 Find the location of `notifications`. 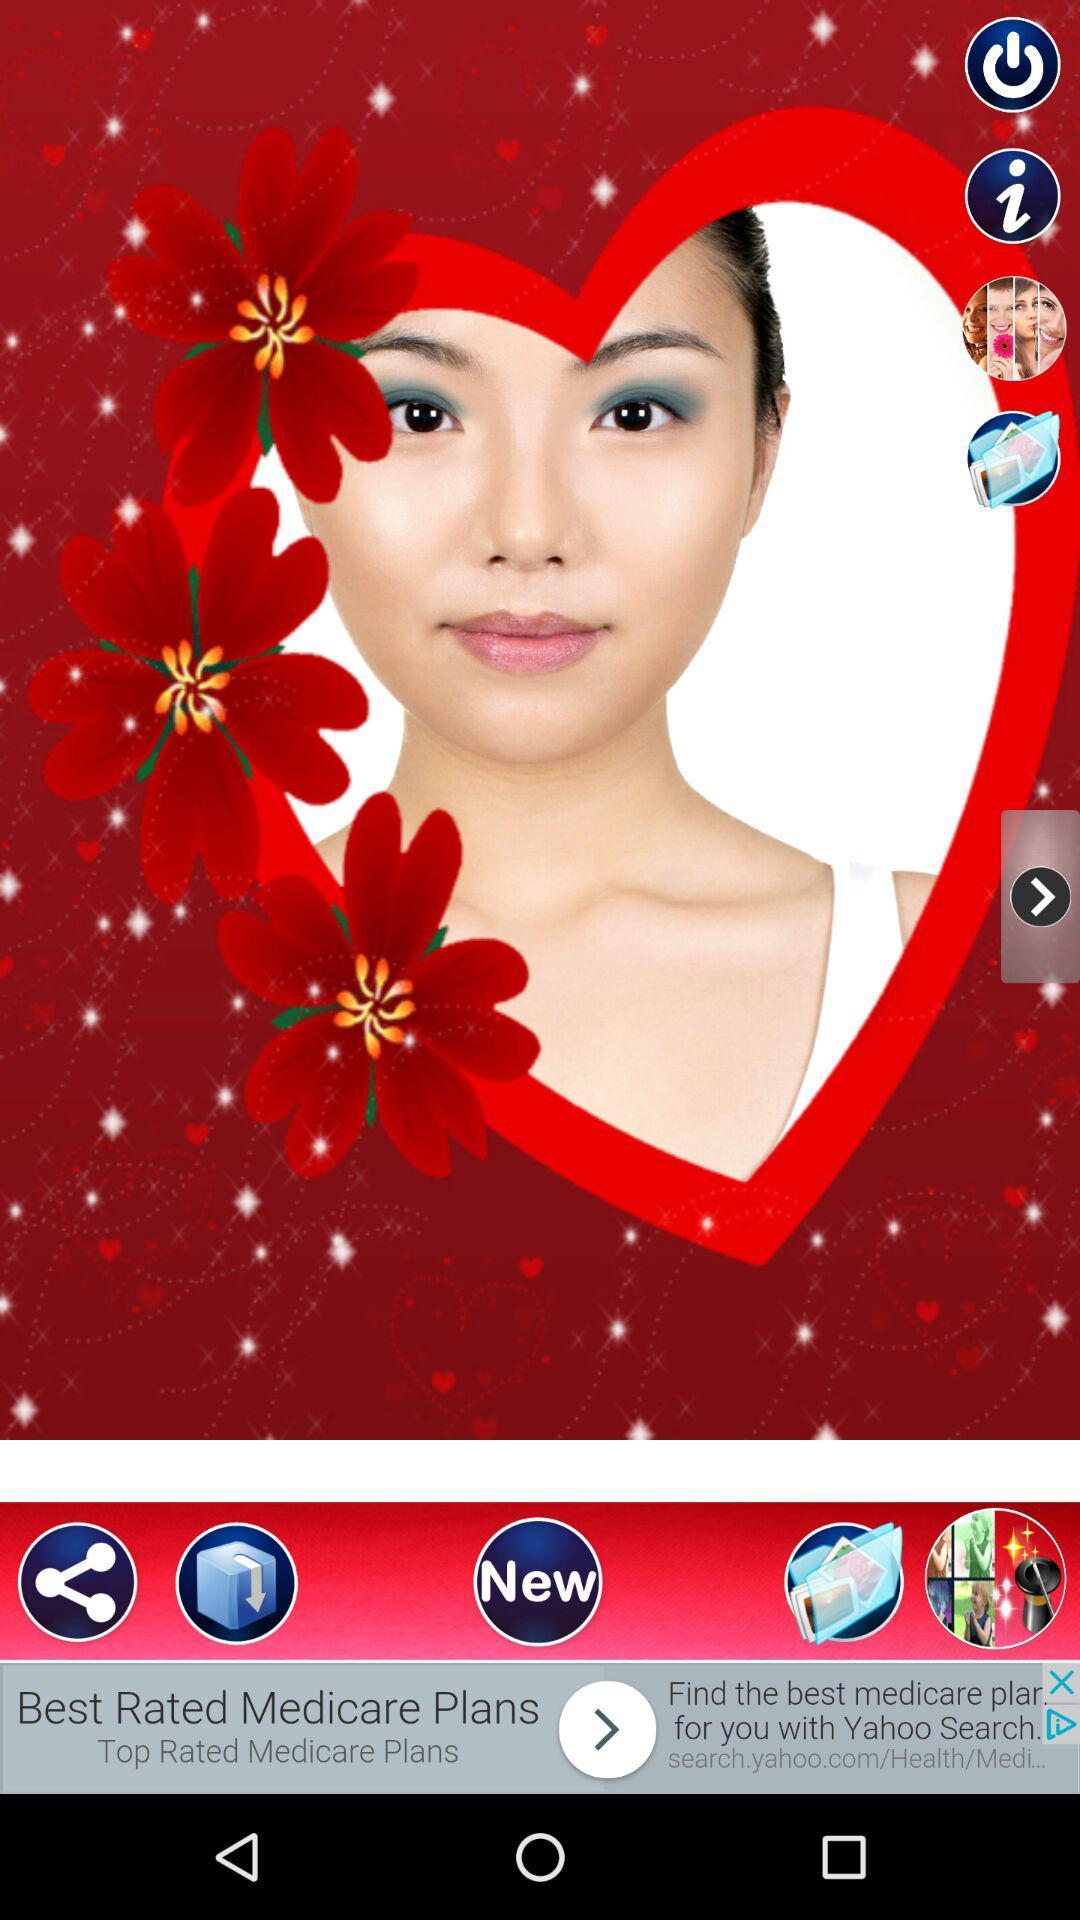

notifications is located at coordinates (540, 1727).